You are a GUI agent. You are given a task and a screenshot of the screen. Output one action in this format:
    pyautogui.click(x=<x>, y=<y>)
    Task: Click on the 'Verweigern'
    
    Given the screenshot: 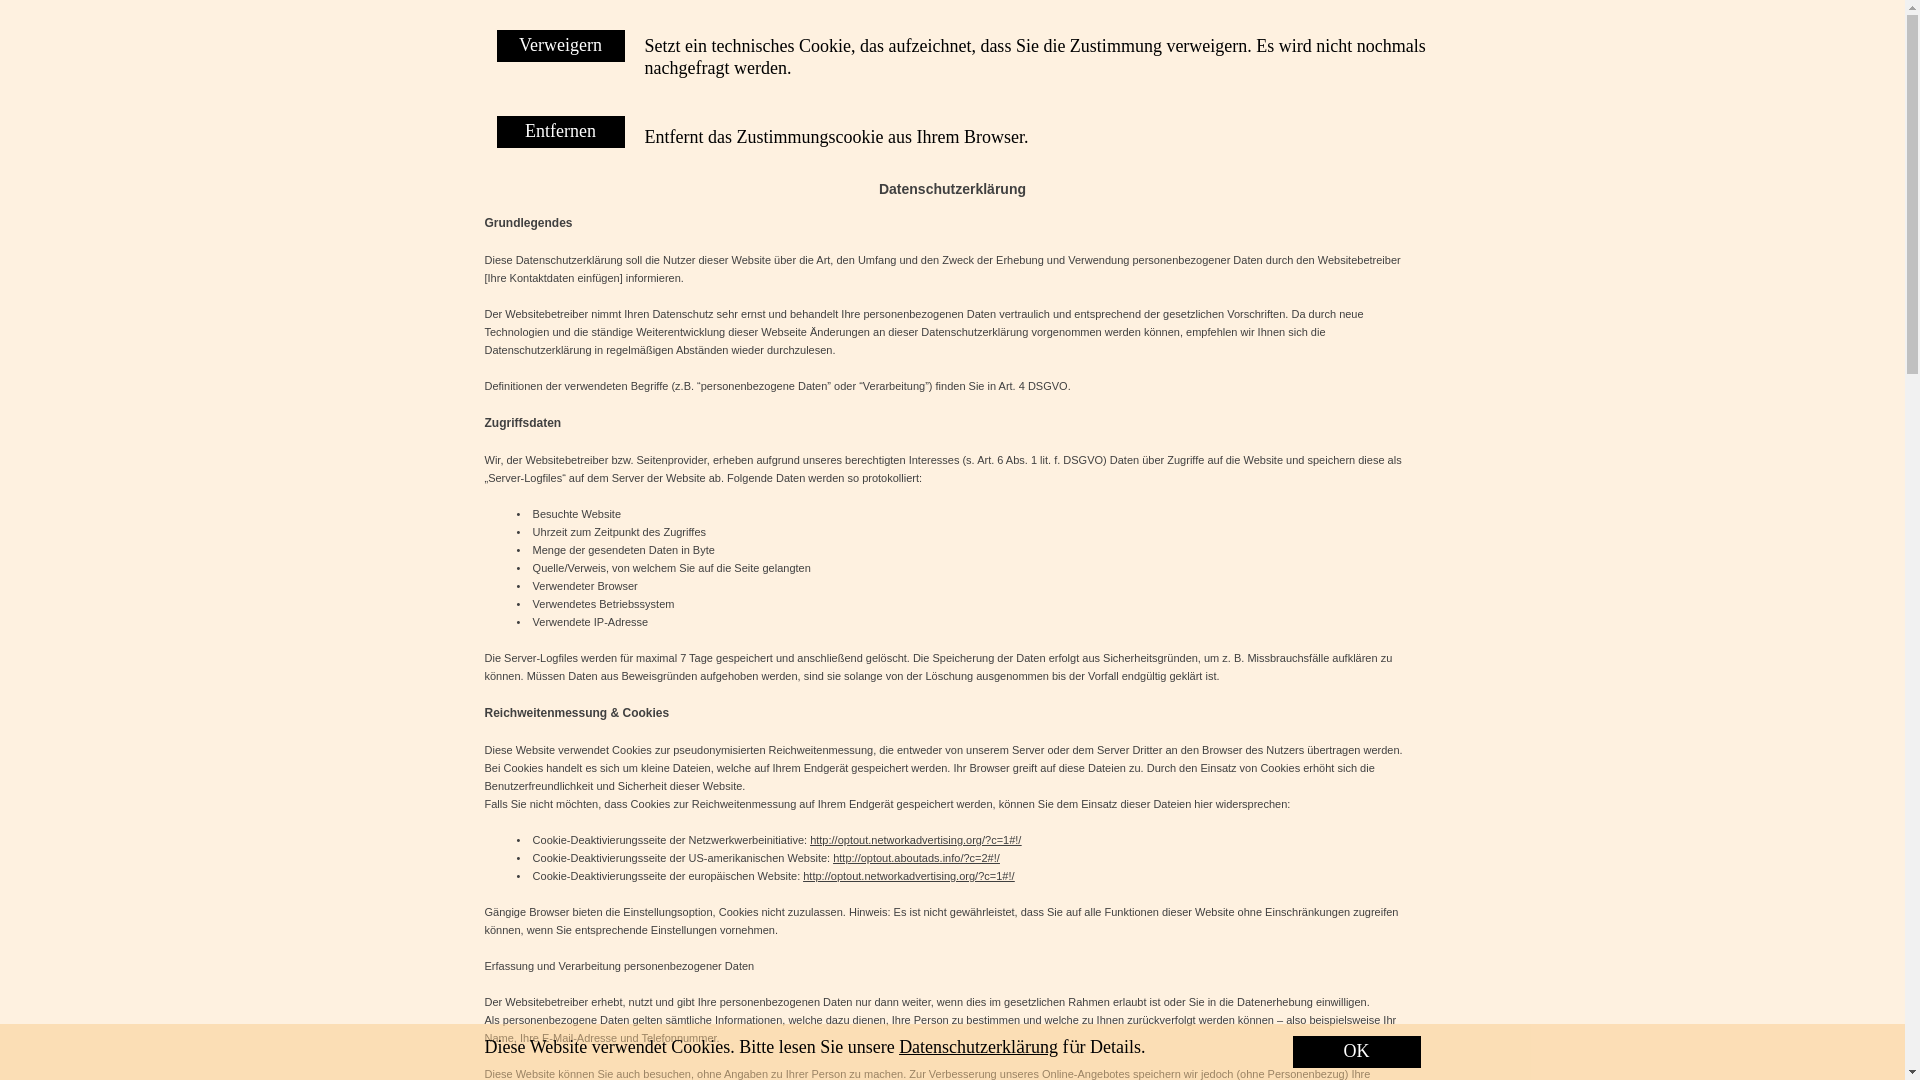 What is the action you would take?
    pyautogui.click(x=560, y=45)
    